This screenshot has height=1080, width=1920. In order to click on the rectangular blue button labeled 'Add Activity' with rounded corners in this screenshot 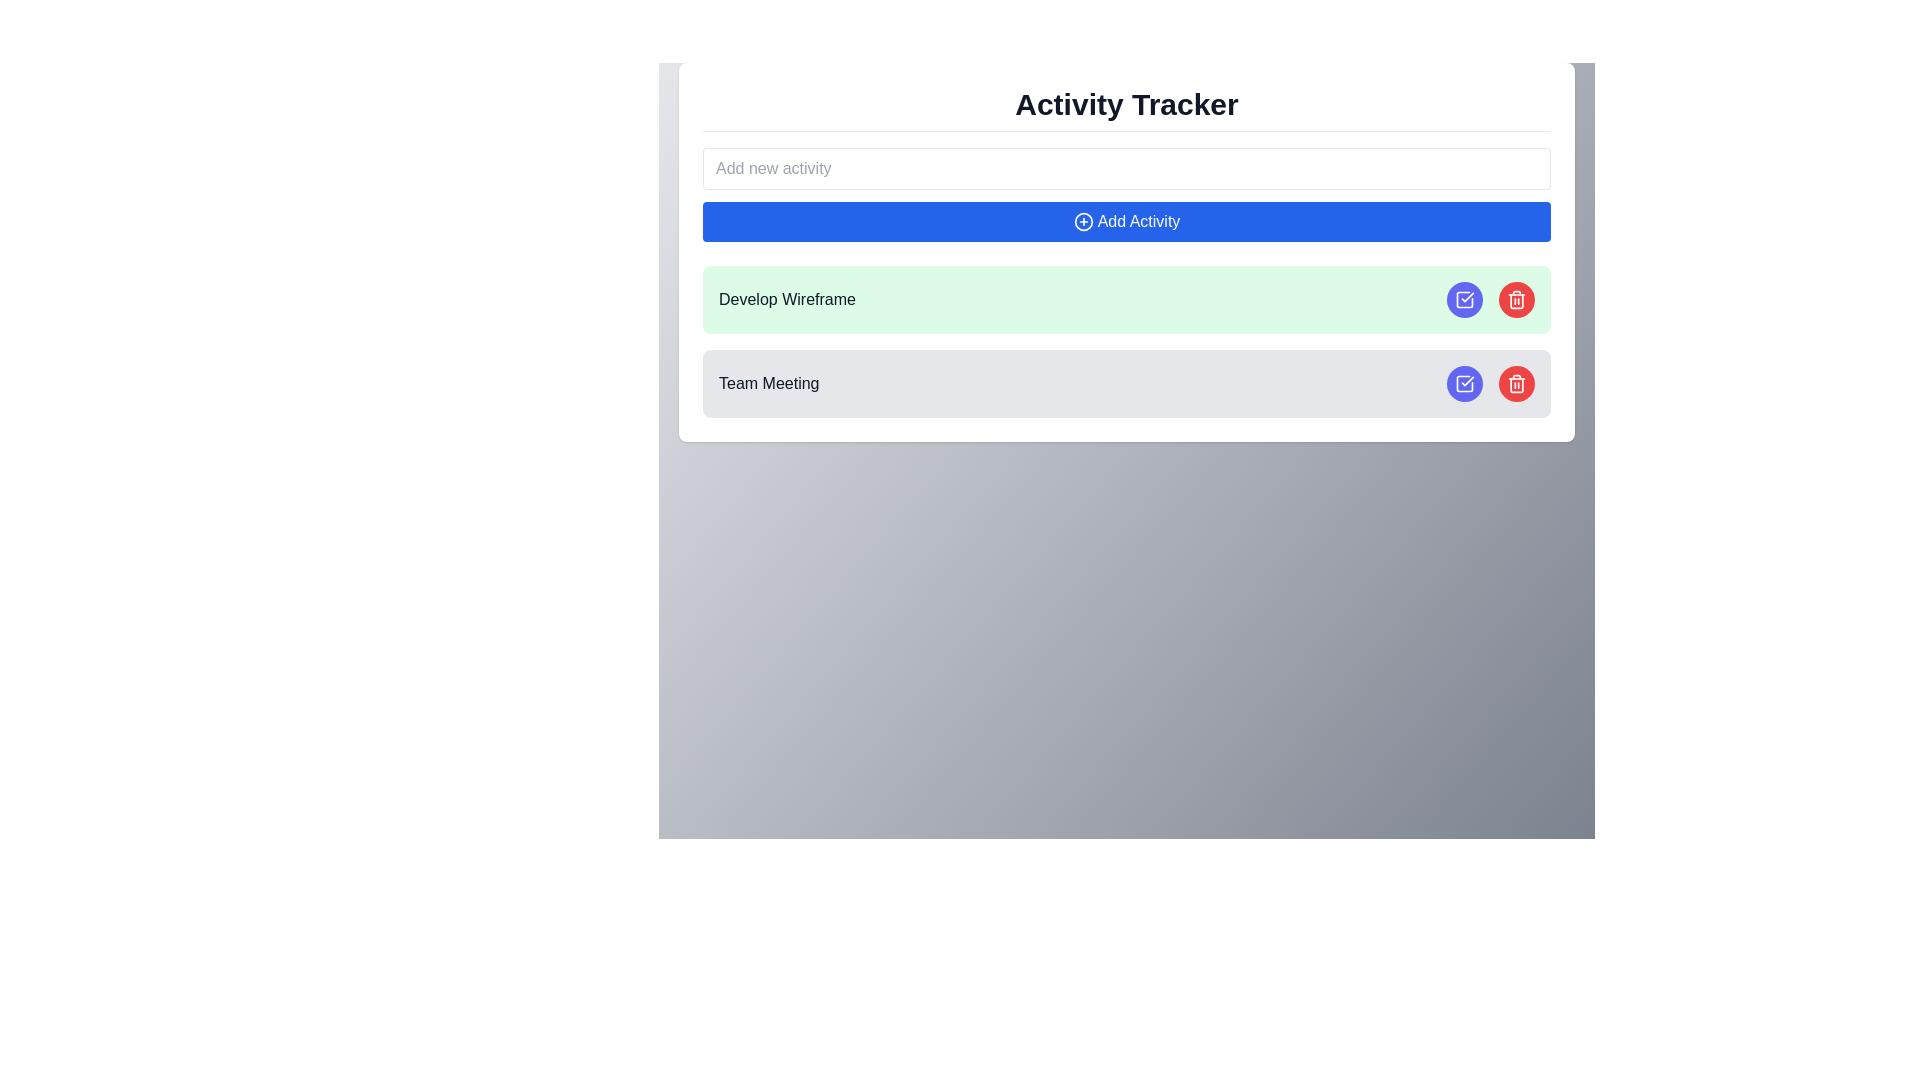, I will do `click(1127, 222)`.